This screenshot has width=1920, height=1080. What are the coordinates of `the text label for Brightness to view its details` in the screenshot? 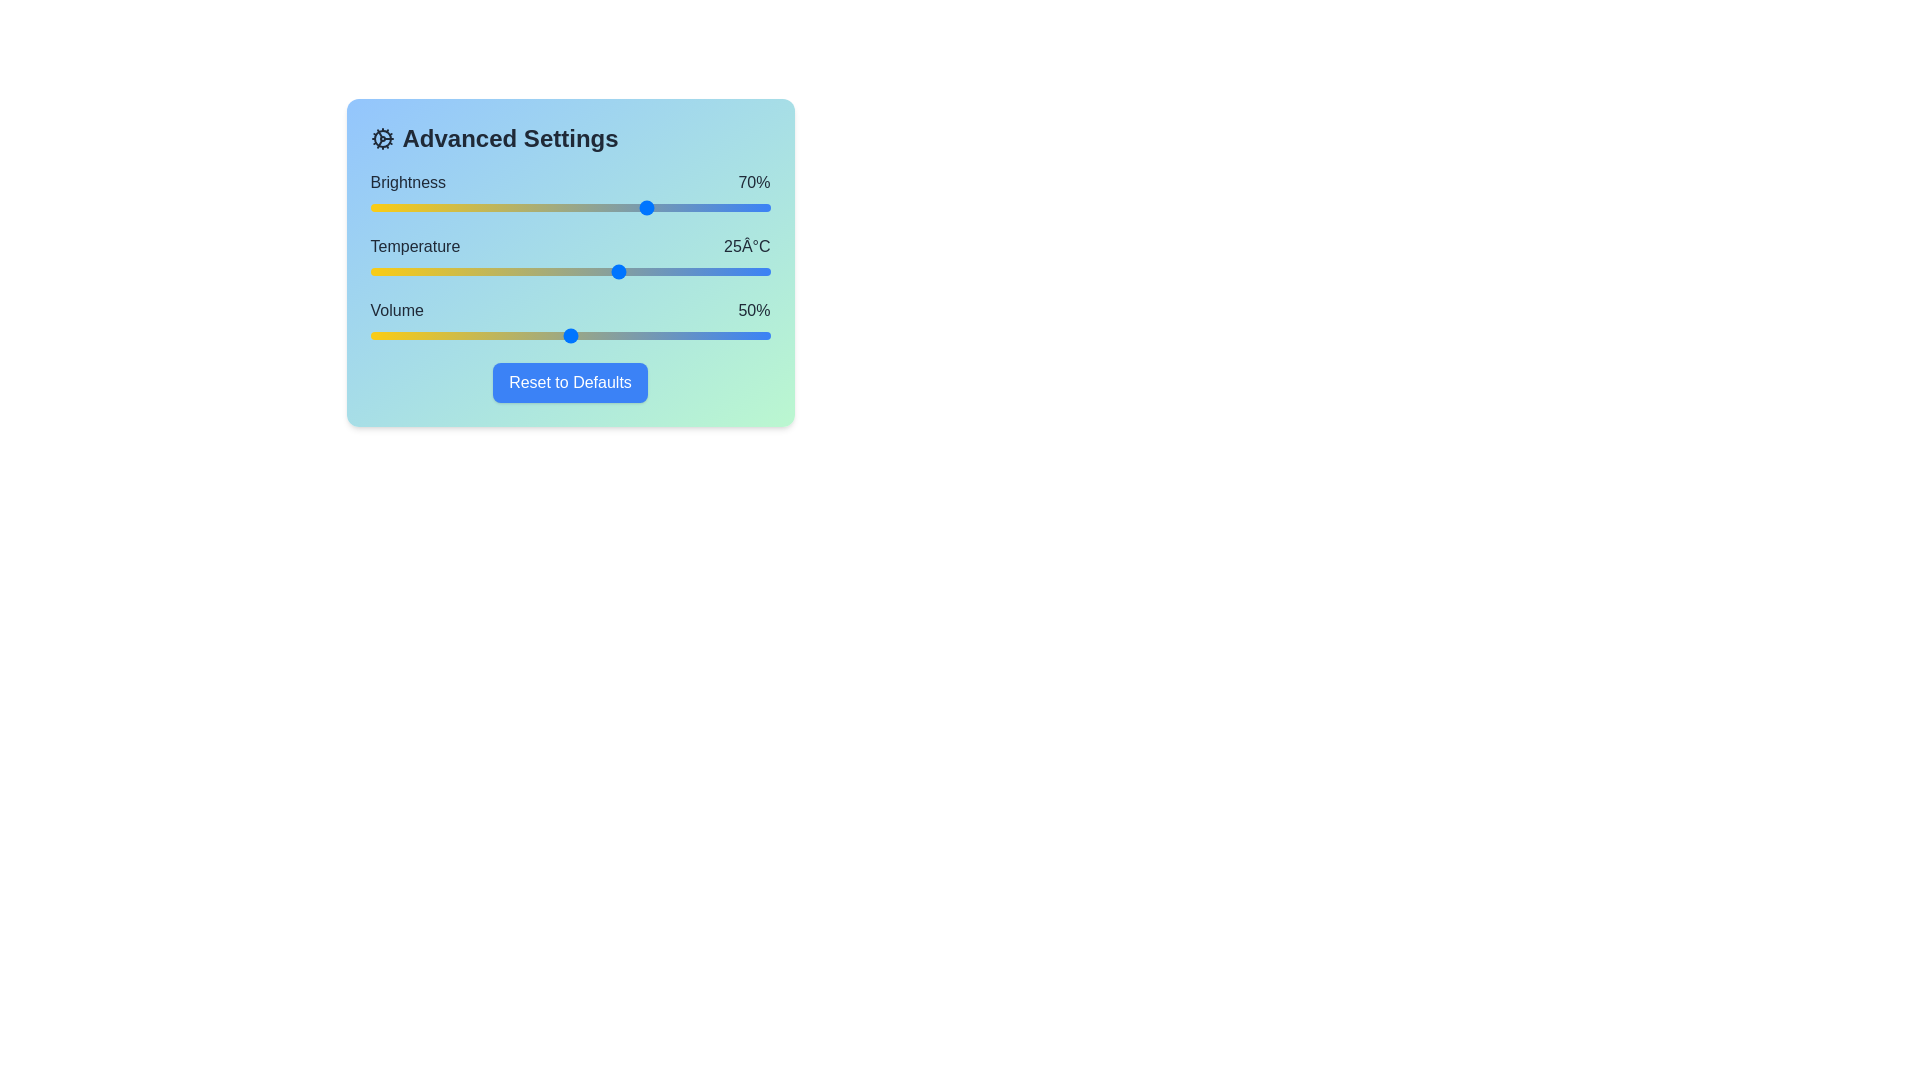 It's located at (407, 182).